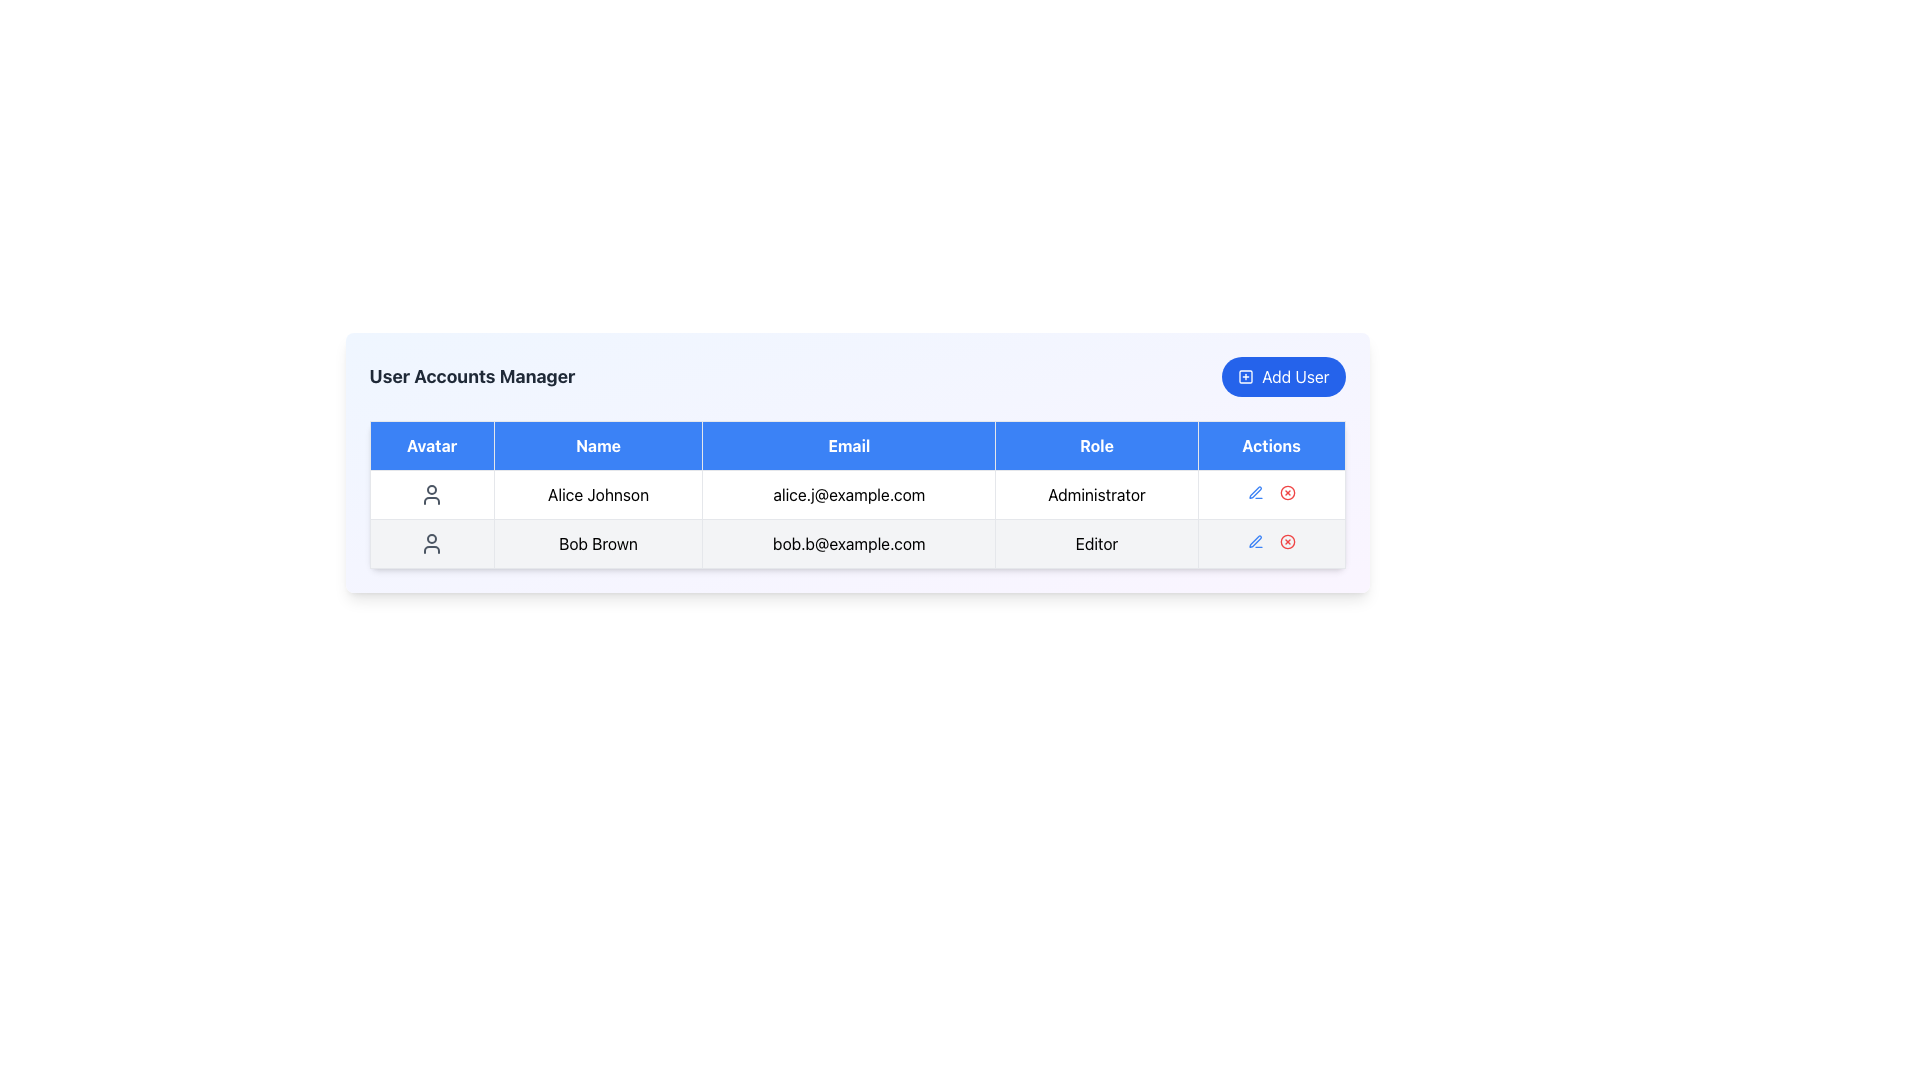  What do you see at coordinates (1095, 543) in the screenshot?
I see `the static text label displaying 'Editor' in black font, located in the 'Role' column of the second row for user 'Bob Brown'` at bounding box center [1095, 543].